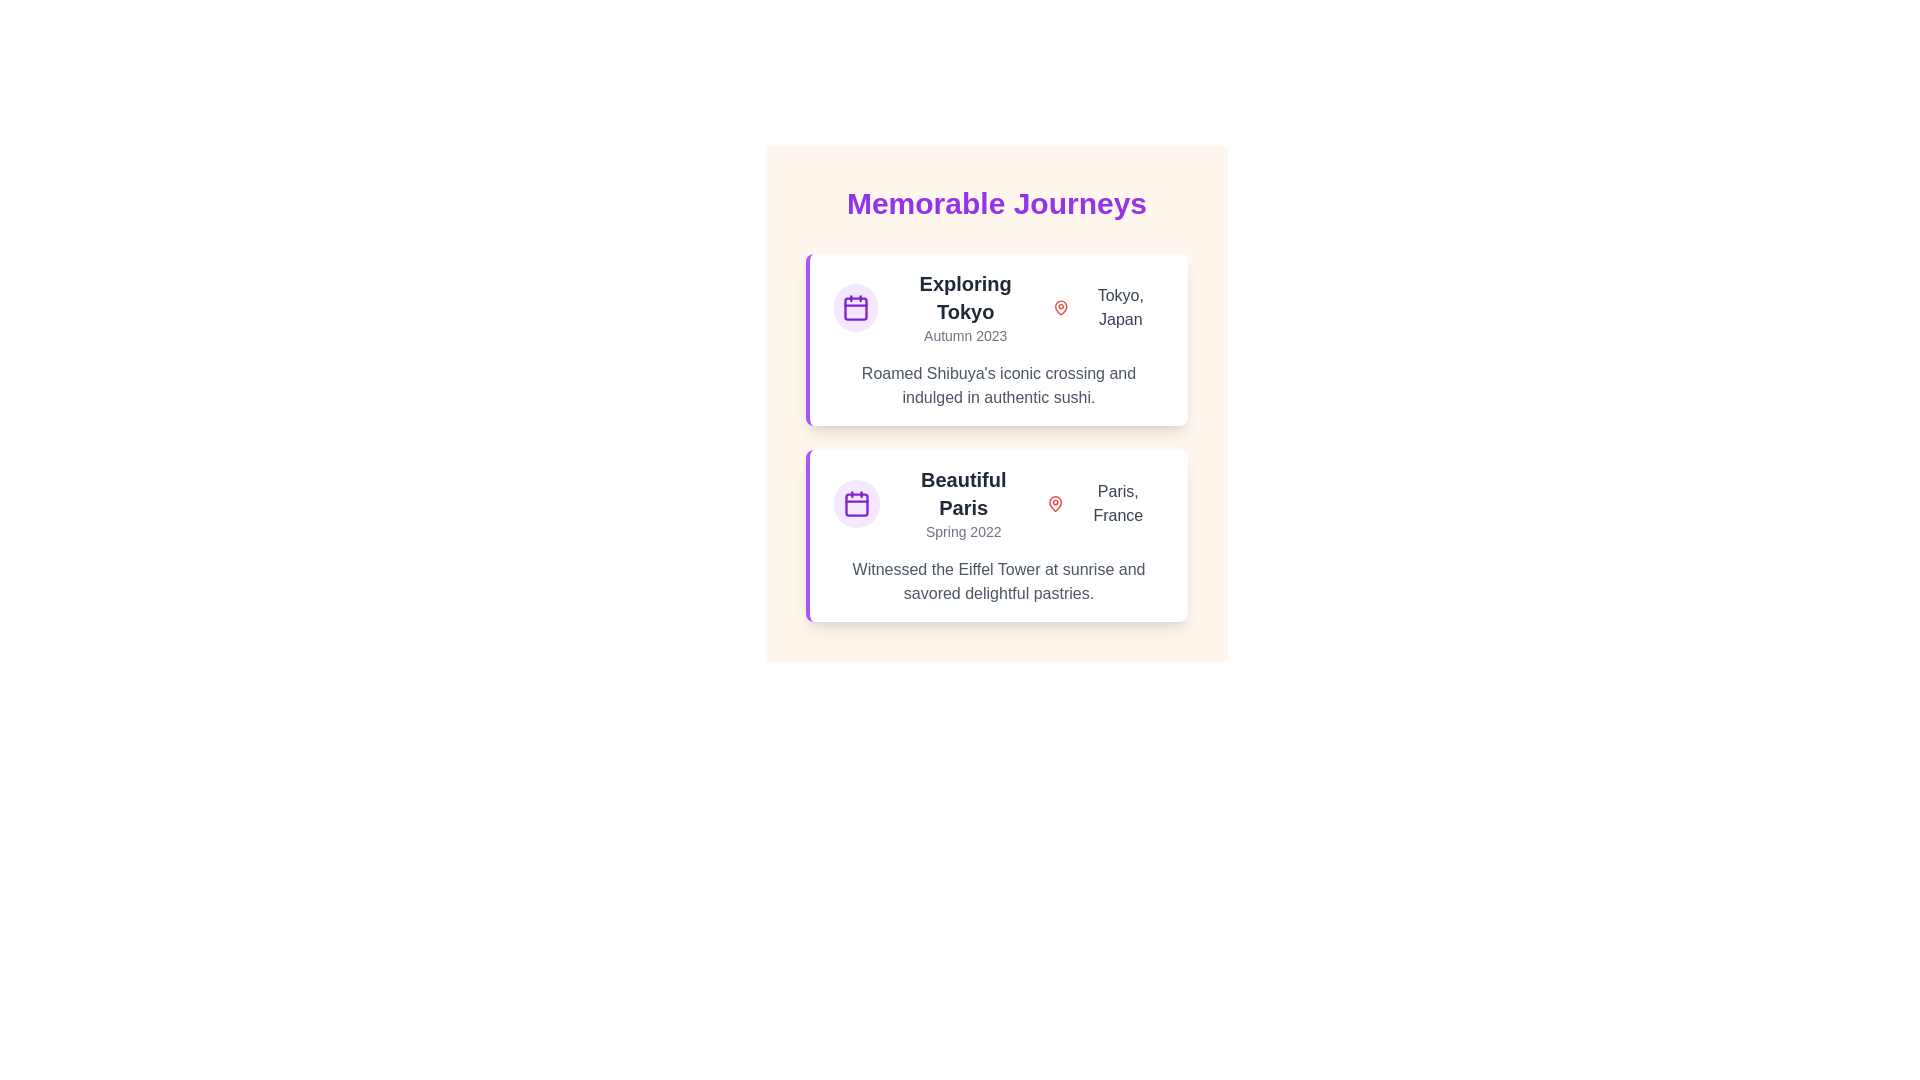 The height and width of the screenshot is (1080, 1920). Describe the element at coordinates (1107, 308) in the screenshot. I see `the label with a red map pin icon and the text 'Tokyo, Japan'` at that location.